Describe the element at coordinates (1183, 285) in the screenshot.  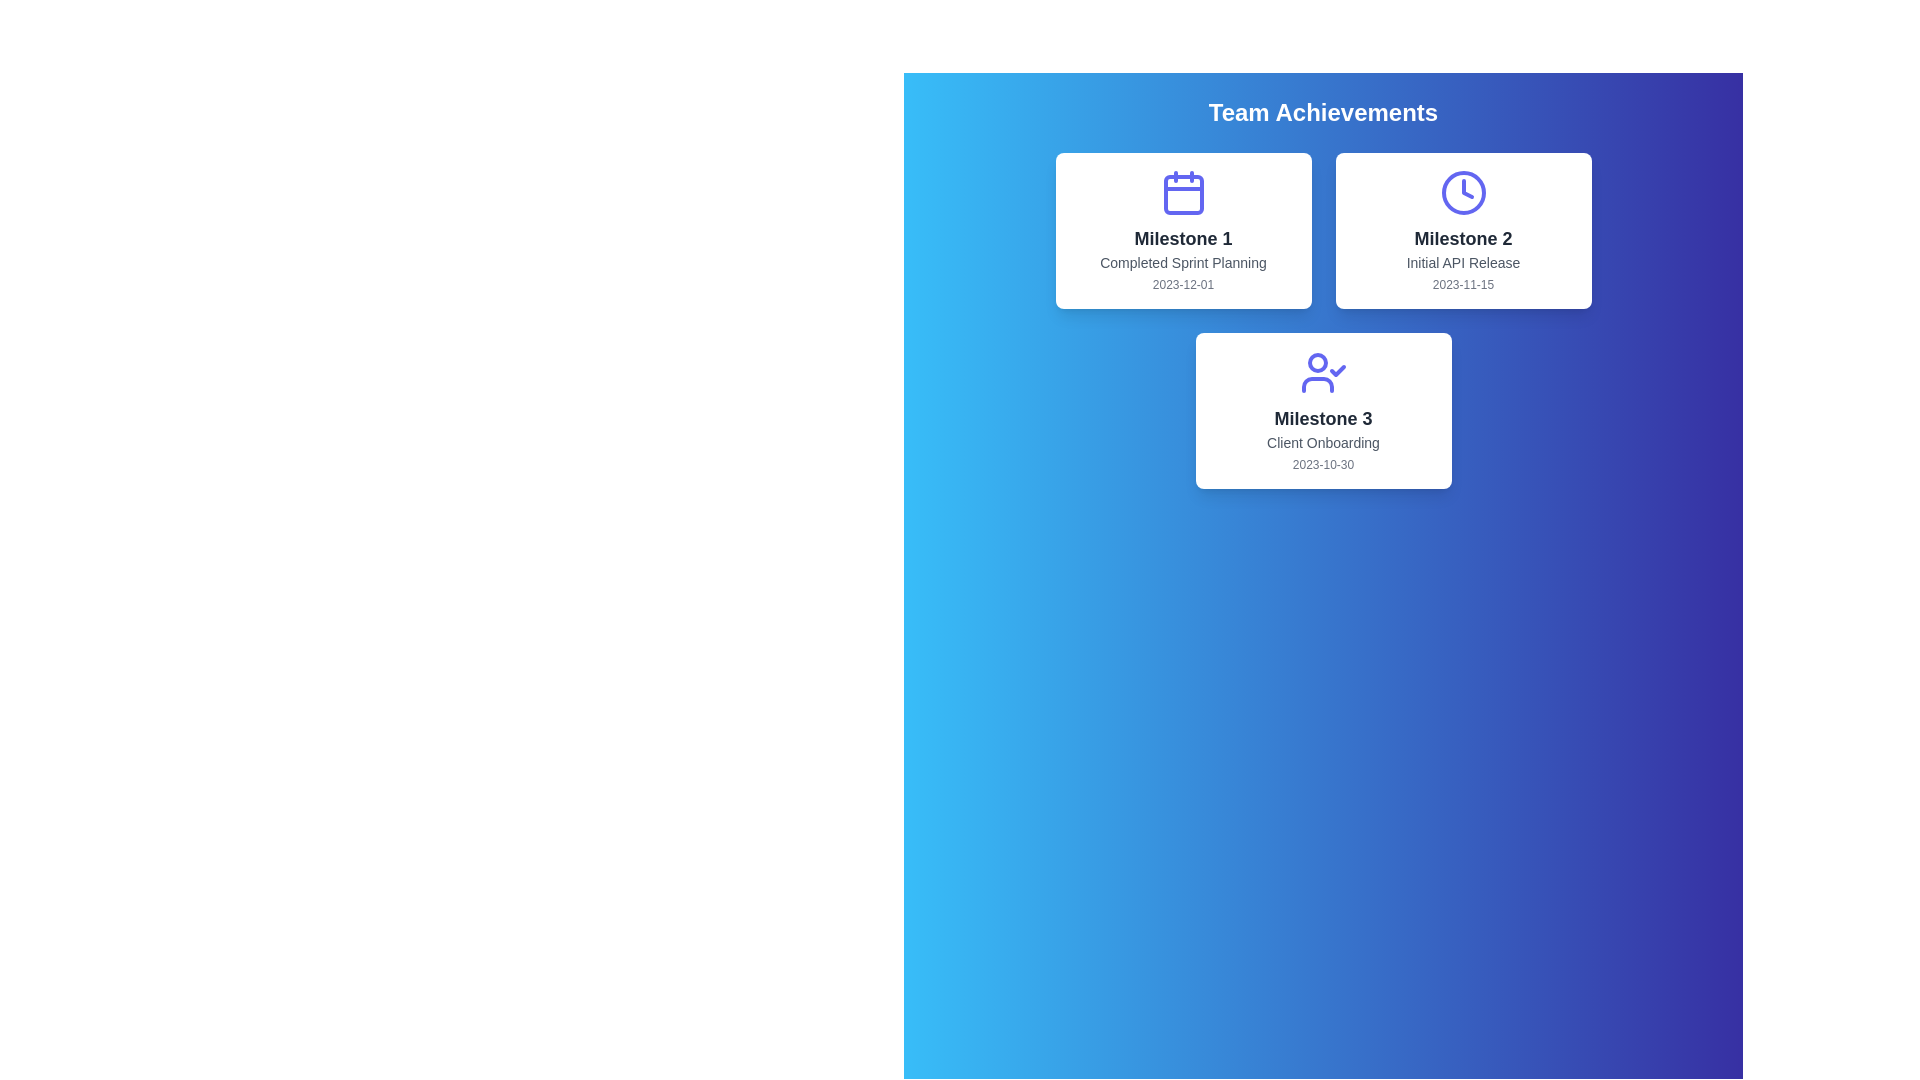
I see `date displayed in the text label located in the card labeled 'Milestone 1', which appears below 'Completed Sprint Planning'` at that location.